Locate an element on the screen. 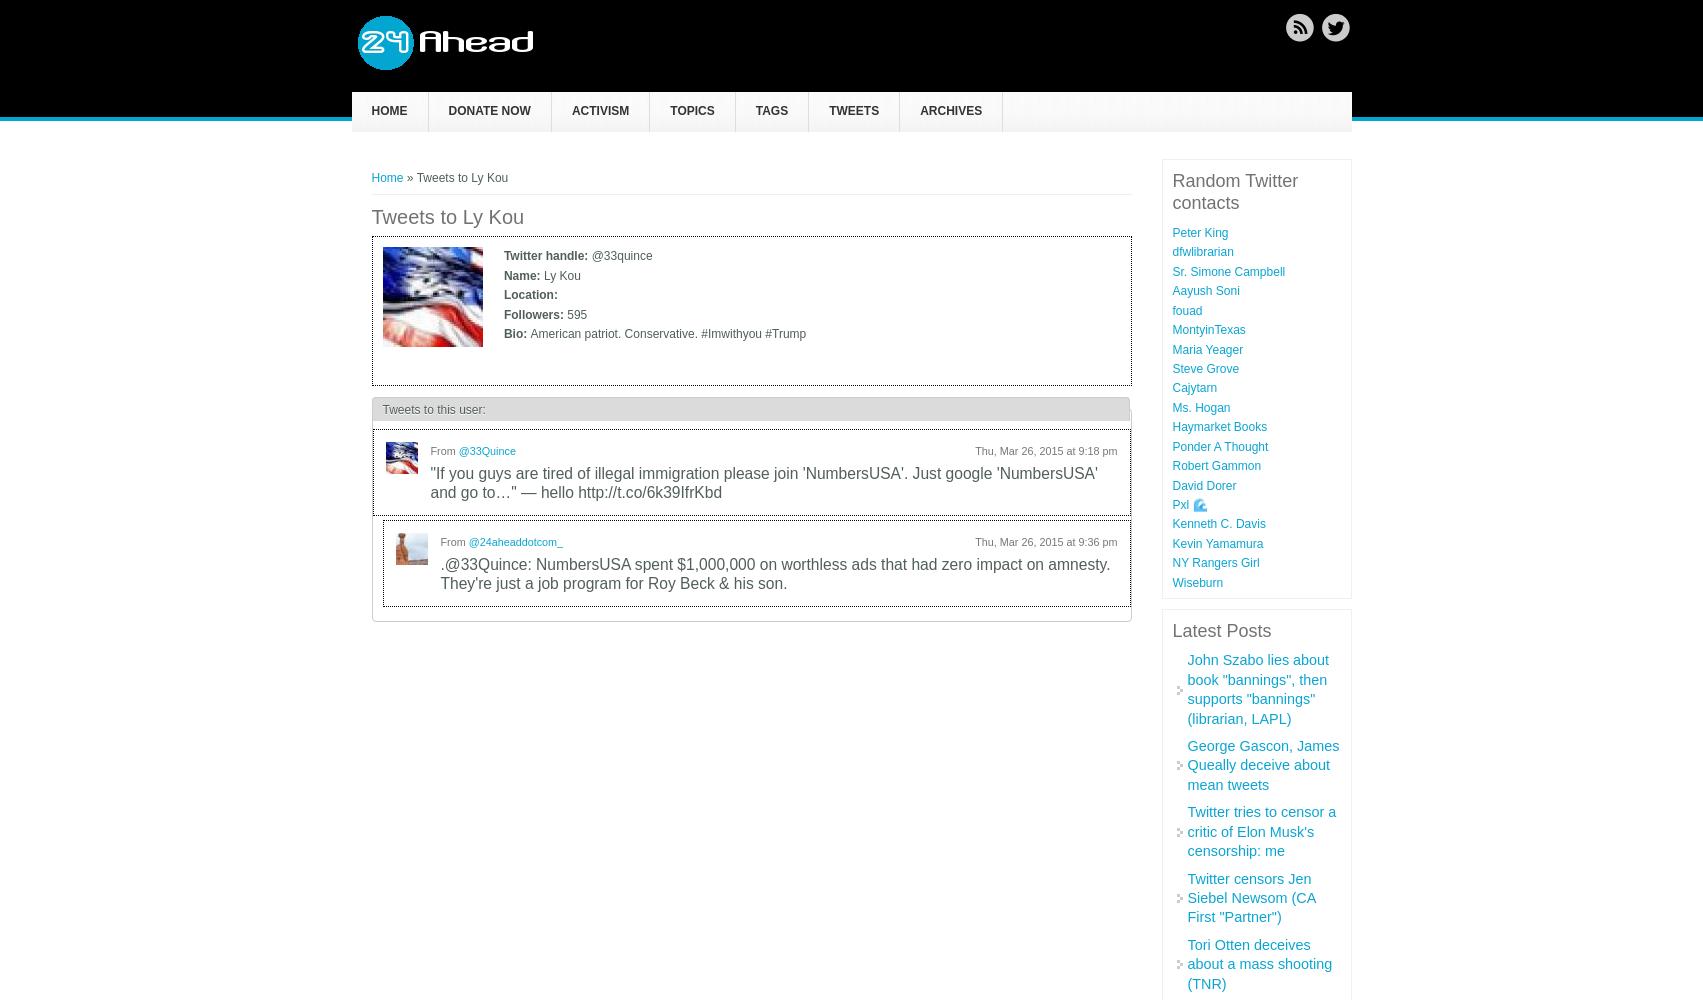 Image resolution: width=1703 pixels, height=1000 pixels. 'Thu, Mar 26, 2015 at 9:18 pm' is located at coordinates (1045, 449).